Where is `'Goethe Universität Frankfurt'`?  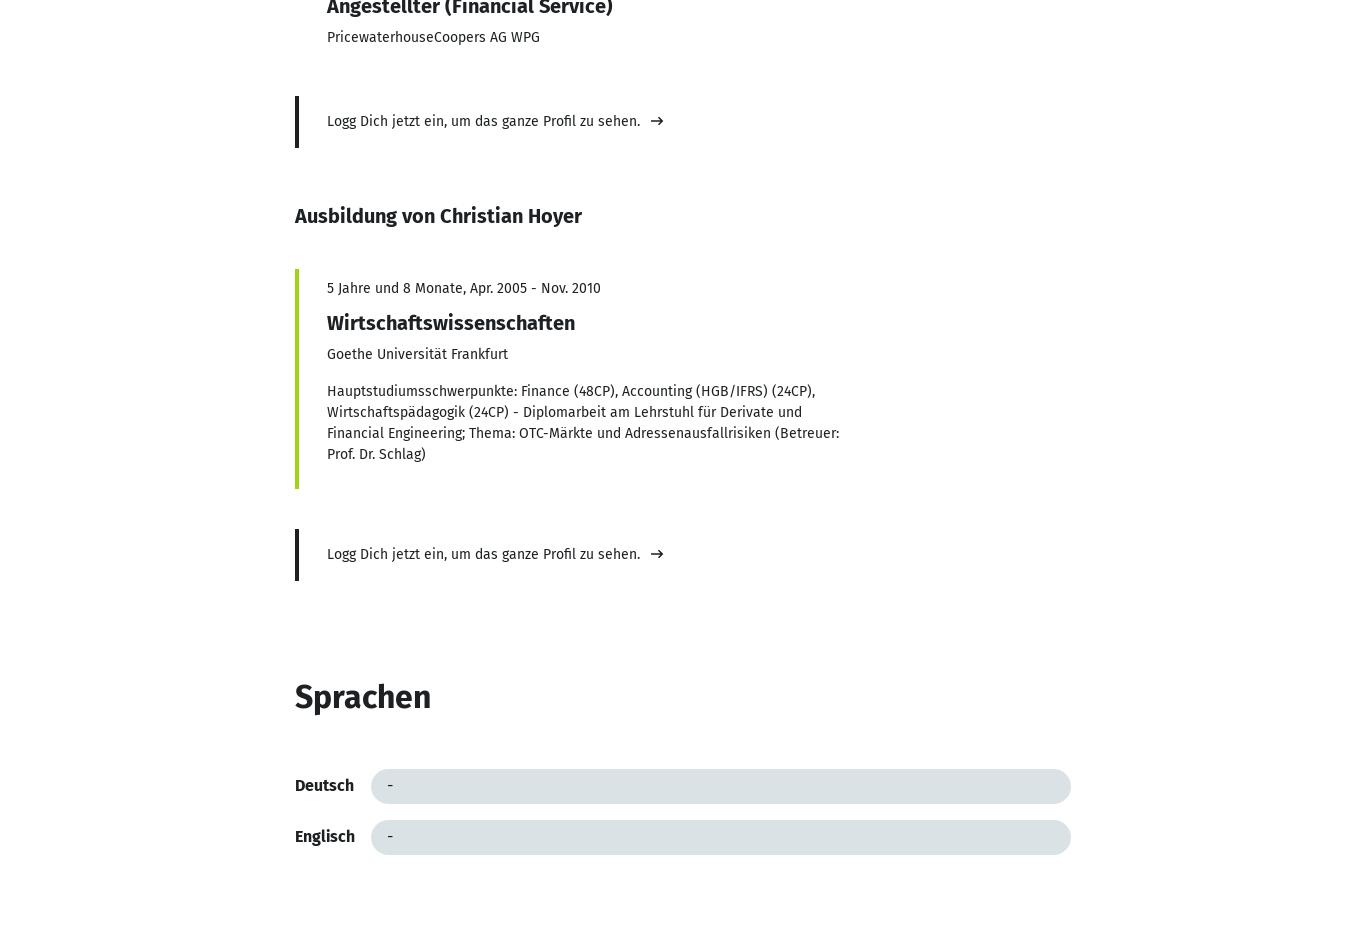 'Goethe Universität Frankfurt' is located at coordinates (326, 353).